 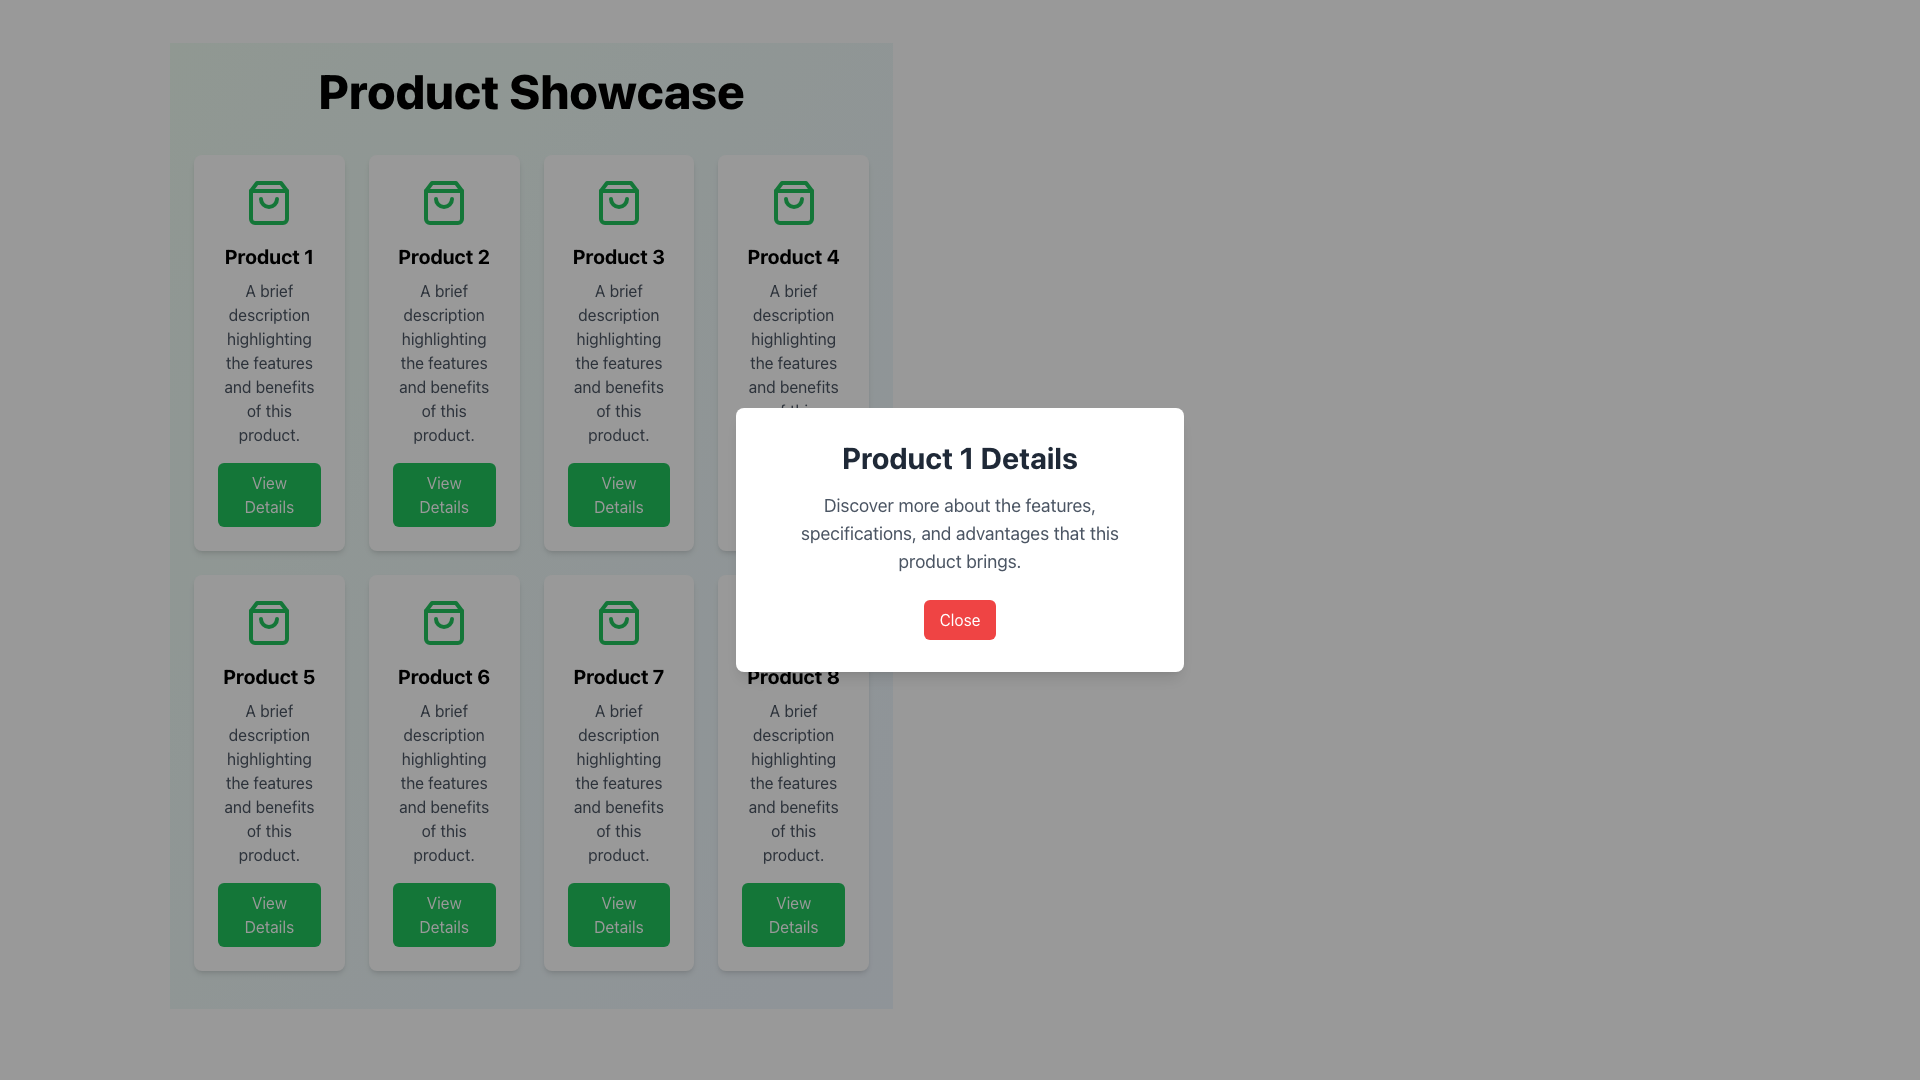 What do you see at coordinates (617, 914) in the screenshot?
I see `the green 'View Details' button at the bottom of the card for 'Product 7'` at bounding box center [617, 914].